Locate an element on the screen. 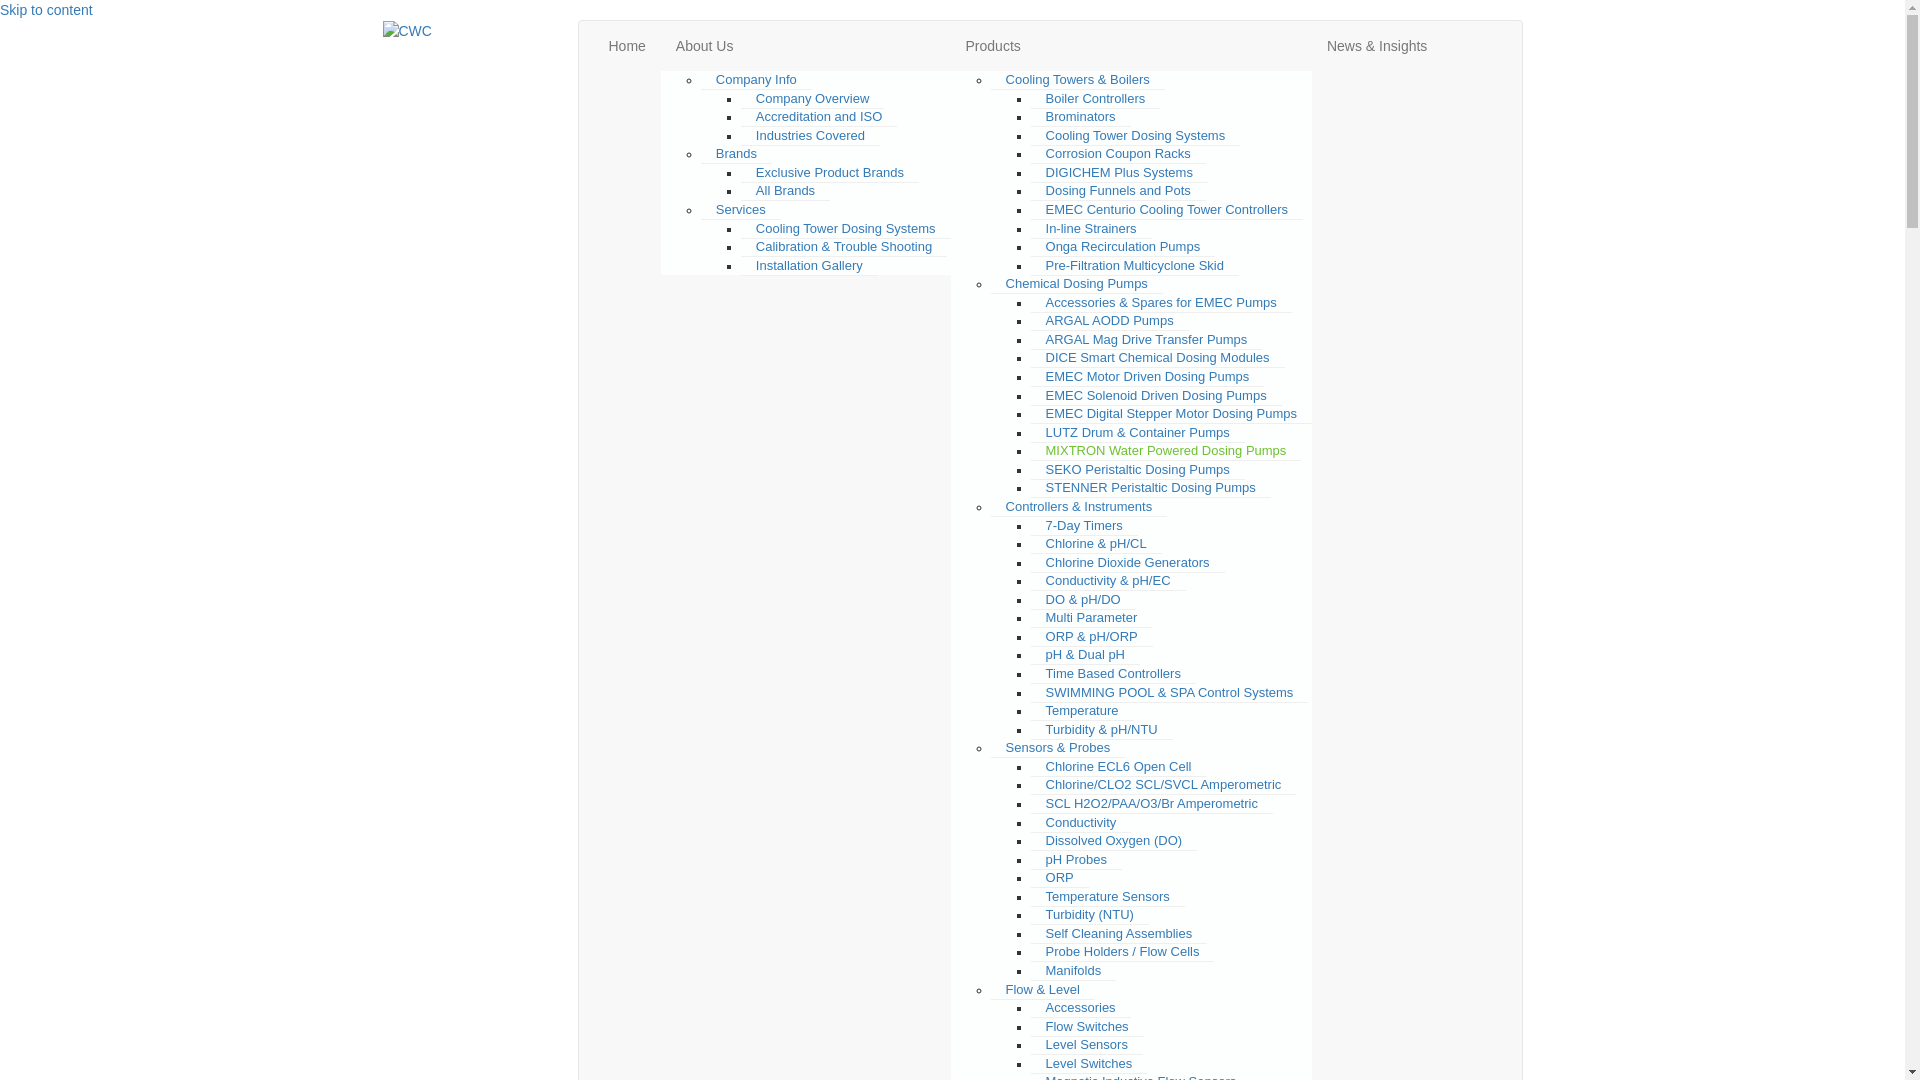  'Multi Parameter' is located at coordinates (1090, 616).